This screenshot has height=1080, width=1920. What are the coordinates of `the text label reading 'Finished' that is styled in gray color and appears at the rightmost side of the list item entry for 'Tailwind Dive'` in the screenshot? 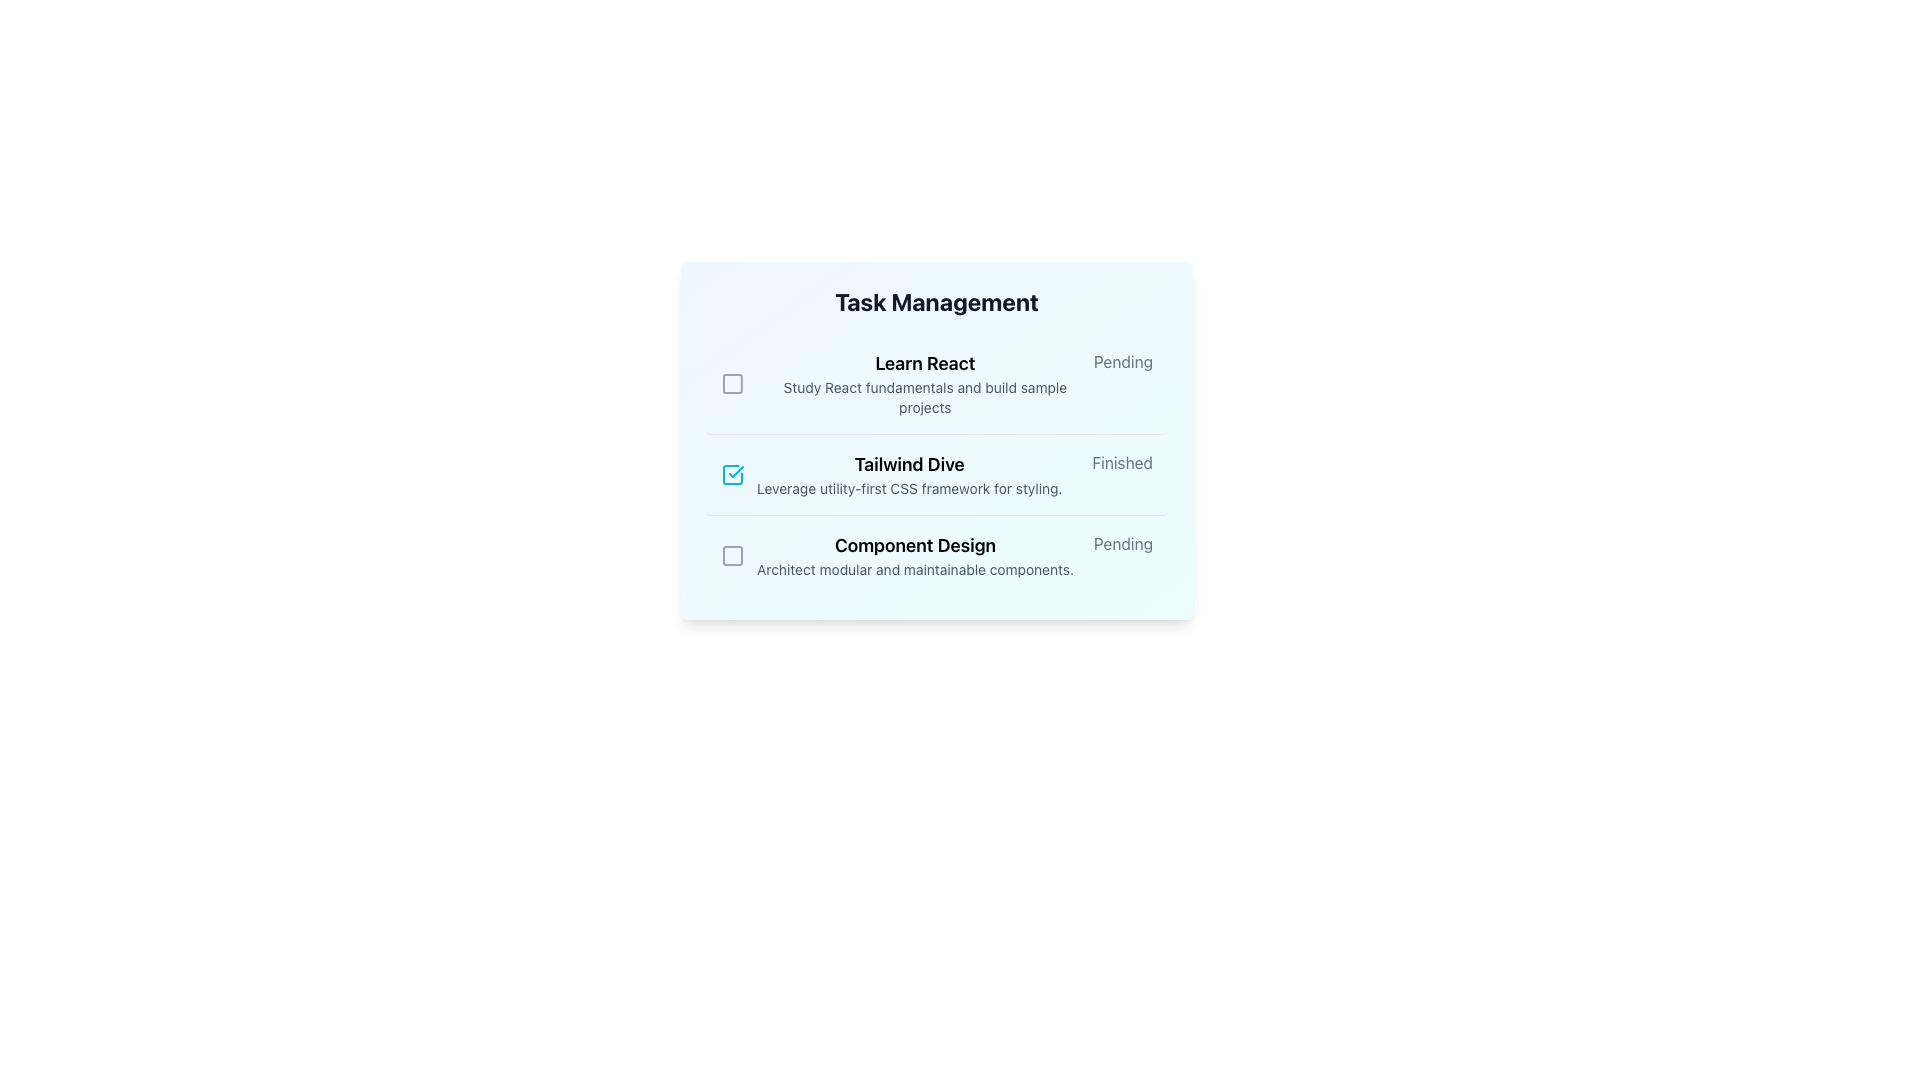 It's located at (1122, 462).